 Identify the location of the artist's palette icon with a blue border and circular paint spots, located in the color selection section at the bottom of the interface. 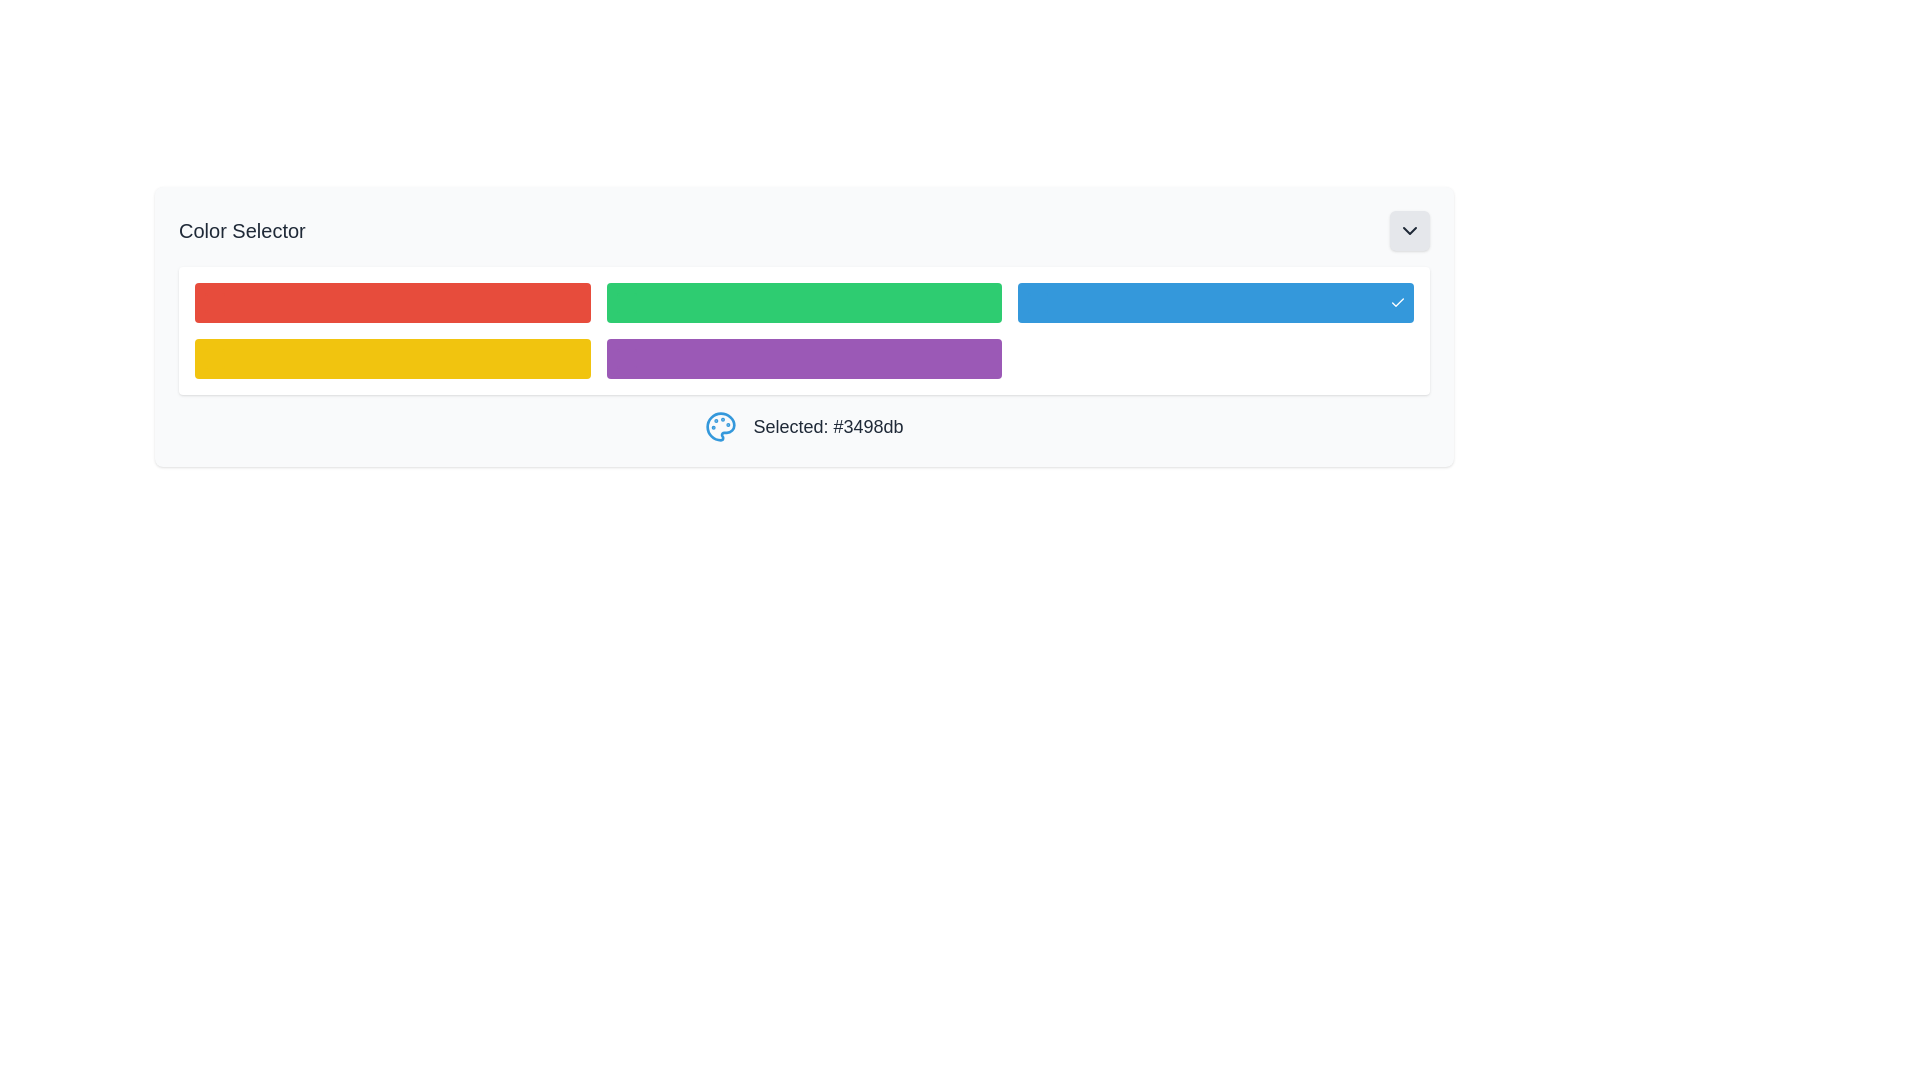
(720, 426).